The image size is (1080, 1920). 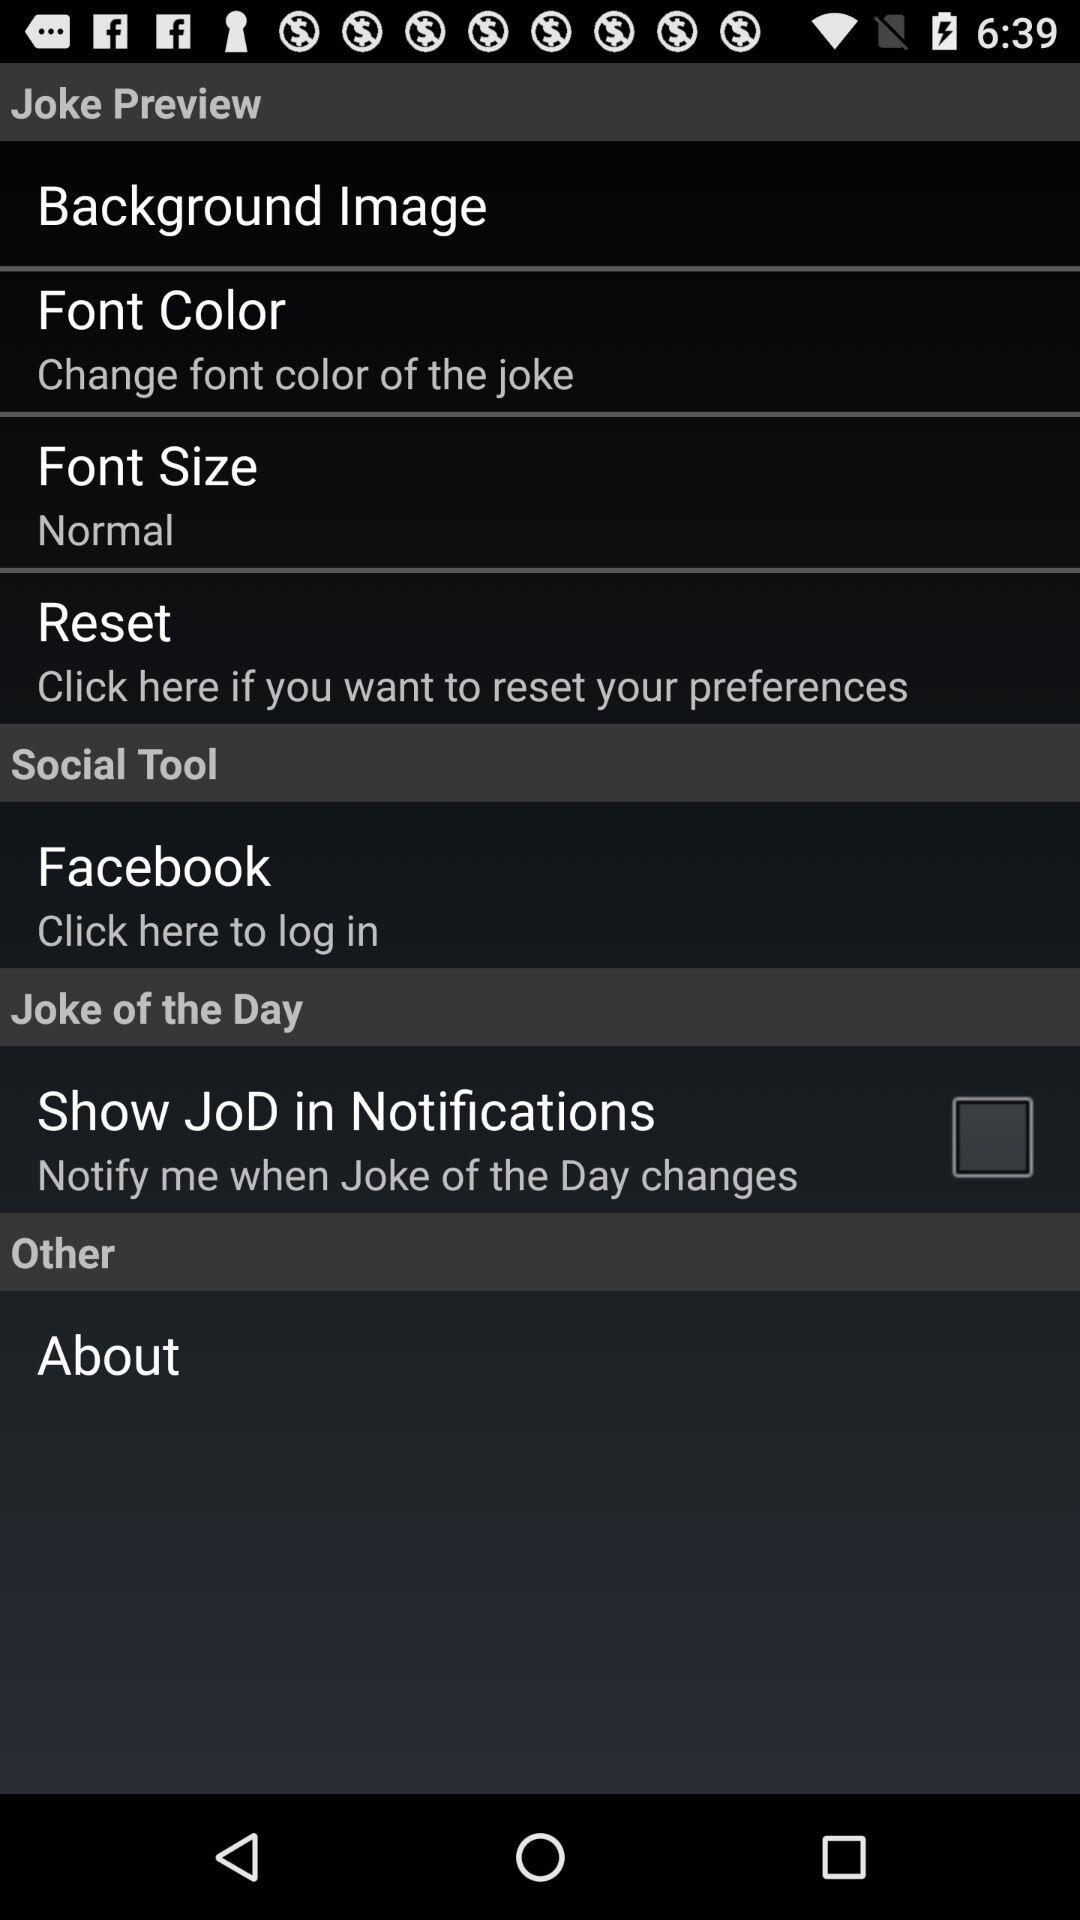 I want to click on the app next to the notify me when app, so click(x=997, y=1135).